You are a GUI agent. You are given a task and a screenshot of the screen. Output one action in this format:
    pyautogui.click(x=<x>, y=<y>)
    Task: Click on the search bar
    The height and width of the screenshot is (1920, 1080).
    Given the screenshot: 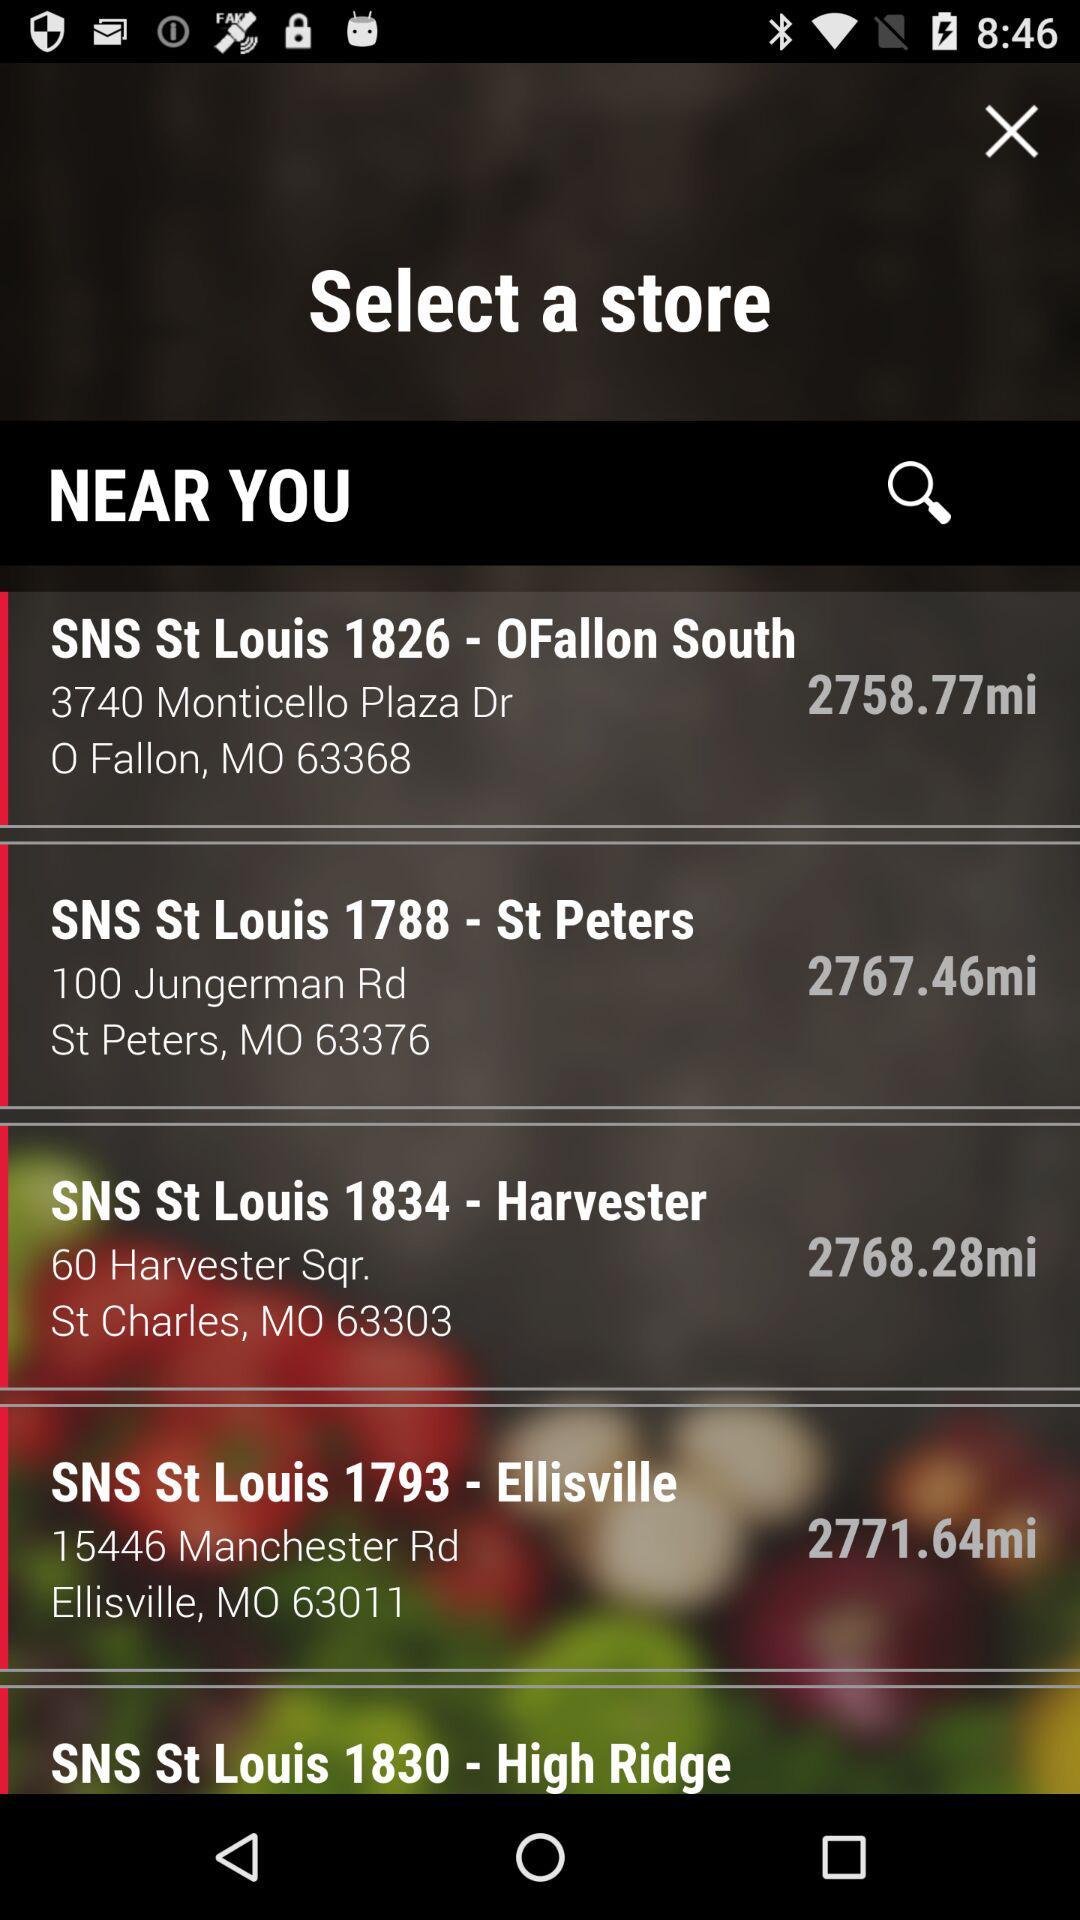 What is the action you would take?
    pyautogui.click(x=919, y=492)
    